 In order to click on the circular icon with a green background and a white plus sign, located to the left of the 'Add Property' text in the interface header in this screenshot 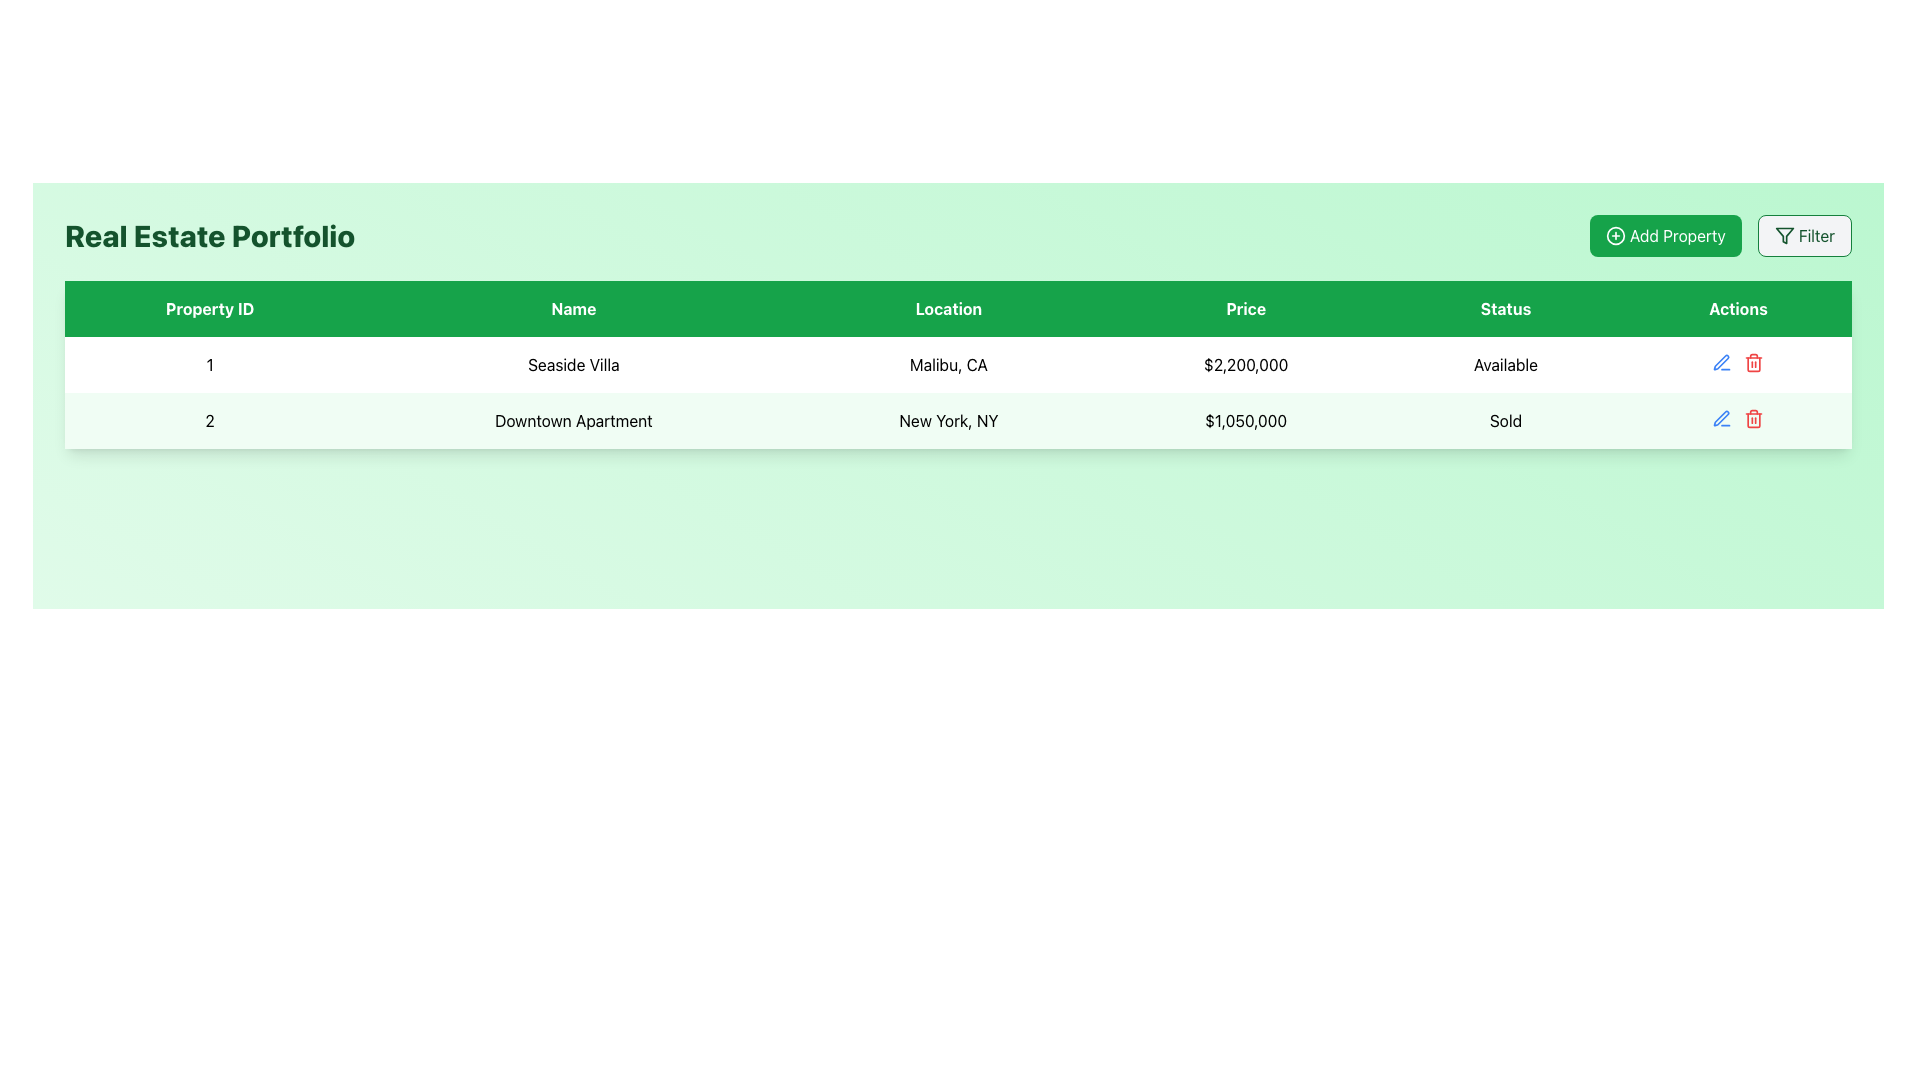, I will do `click(1615, 234)`.